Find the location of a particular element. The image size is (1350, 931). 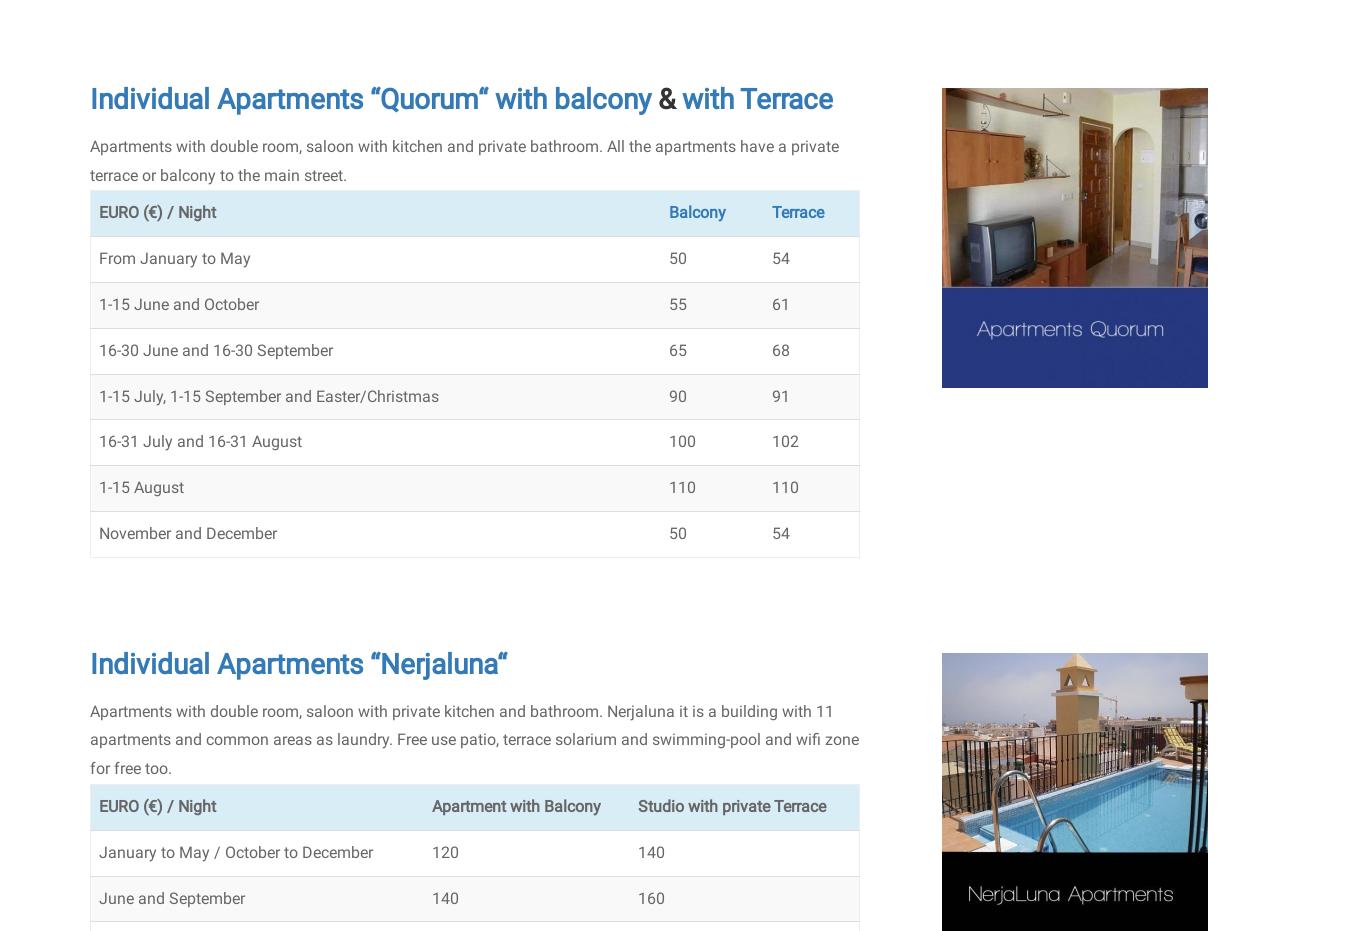

'January to May  / October to December' is located at coordinates (234, 850).